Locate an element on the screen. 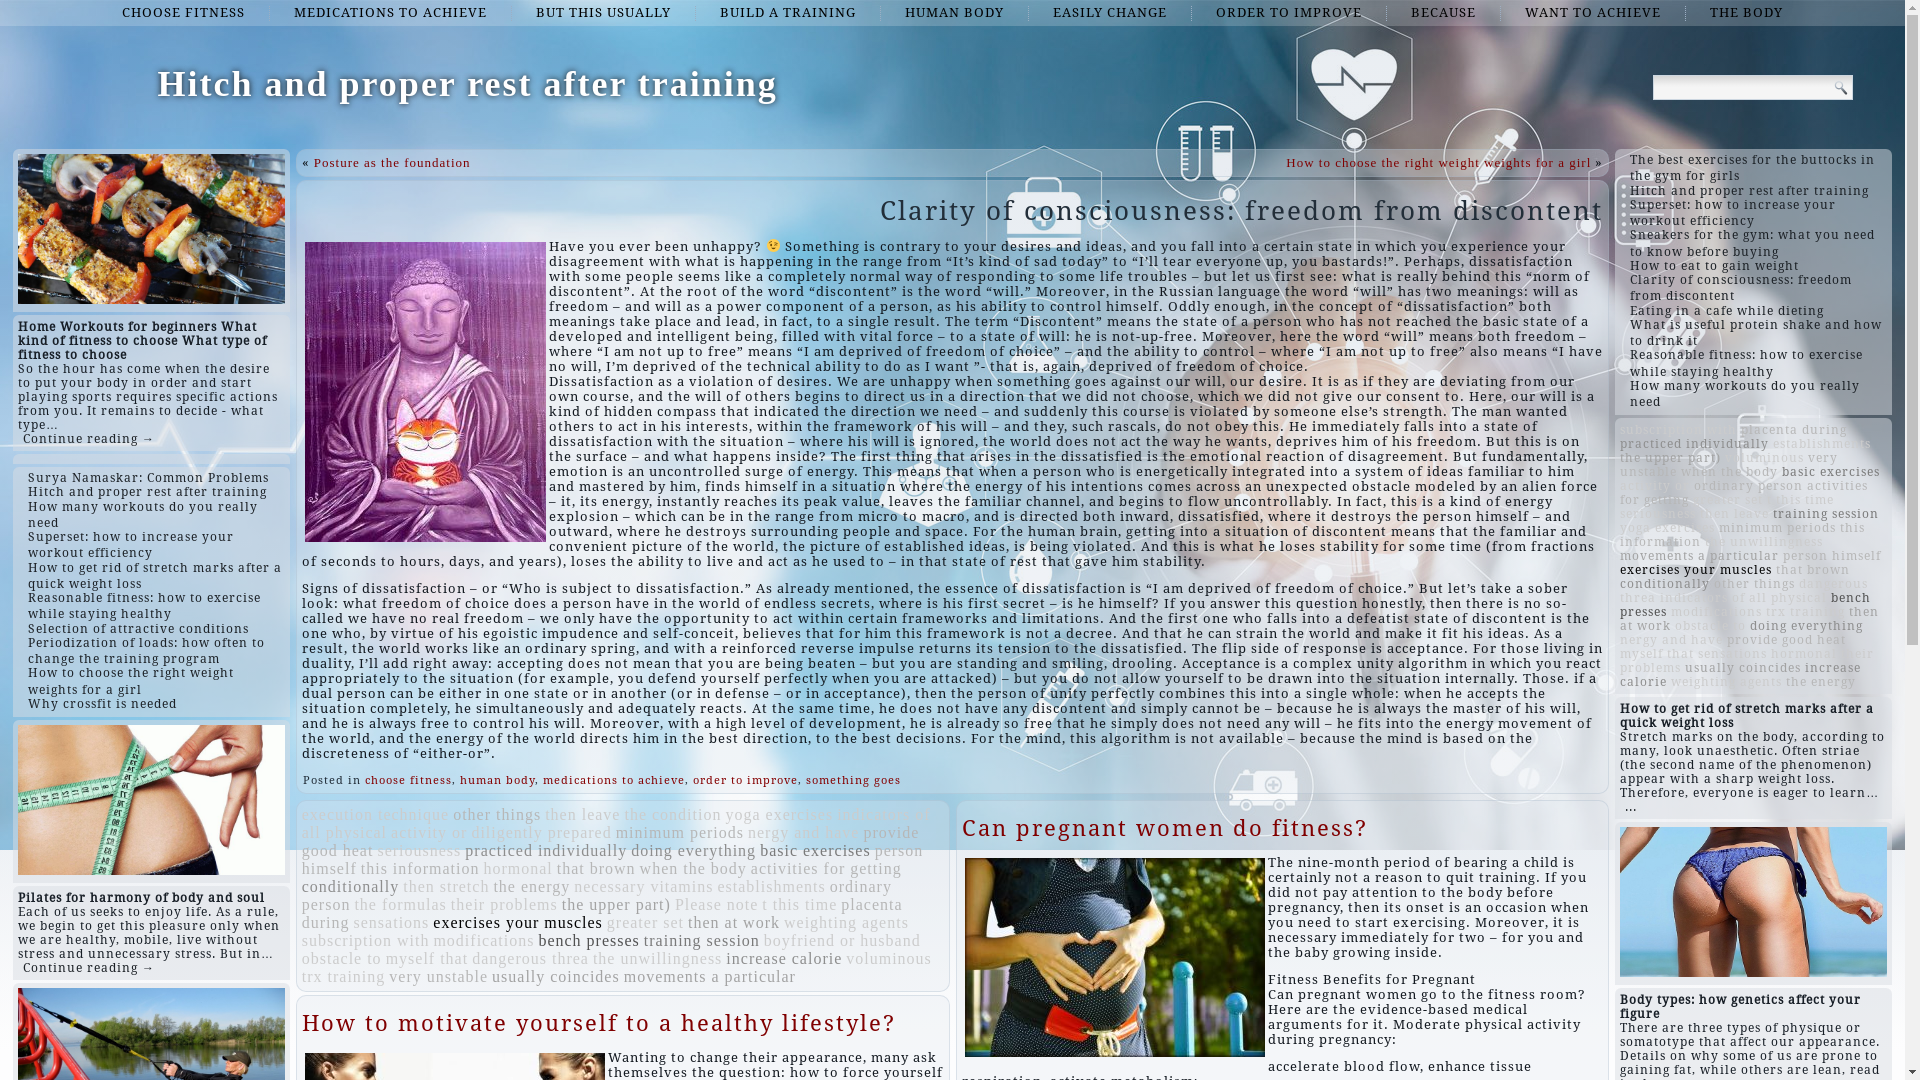  'exercises your muscles' is located at coordinates (518, 922).